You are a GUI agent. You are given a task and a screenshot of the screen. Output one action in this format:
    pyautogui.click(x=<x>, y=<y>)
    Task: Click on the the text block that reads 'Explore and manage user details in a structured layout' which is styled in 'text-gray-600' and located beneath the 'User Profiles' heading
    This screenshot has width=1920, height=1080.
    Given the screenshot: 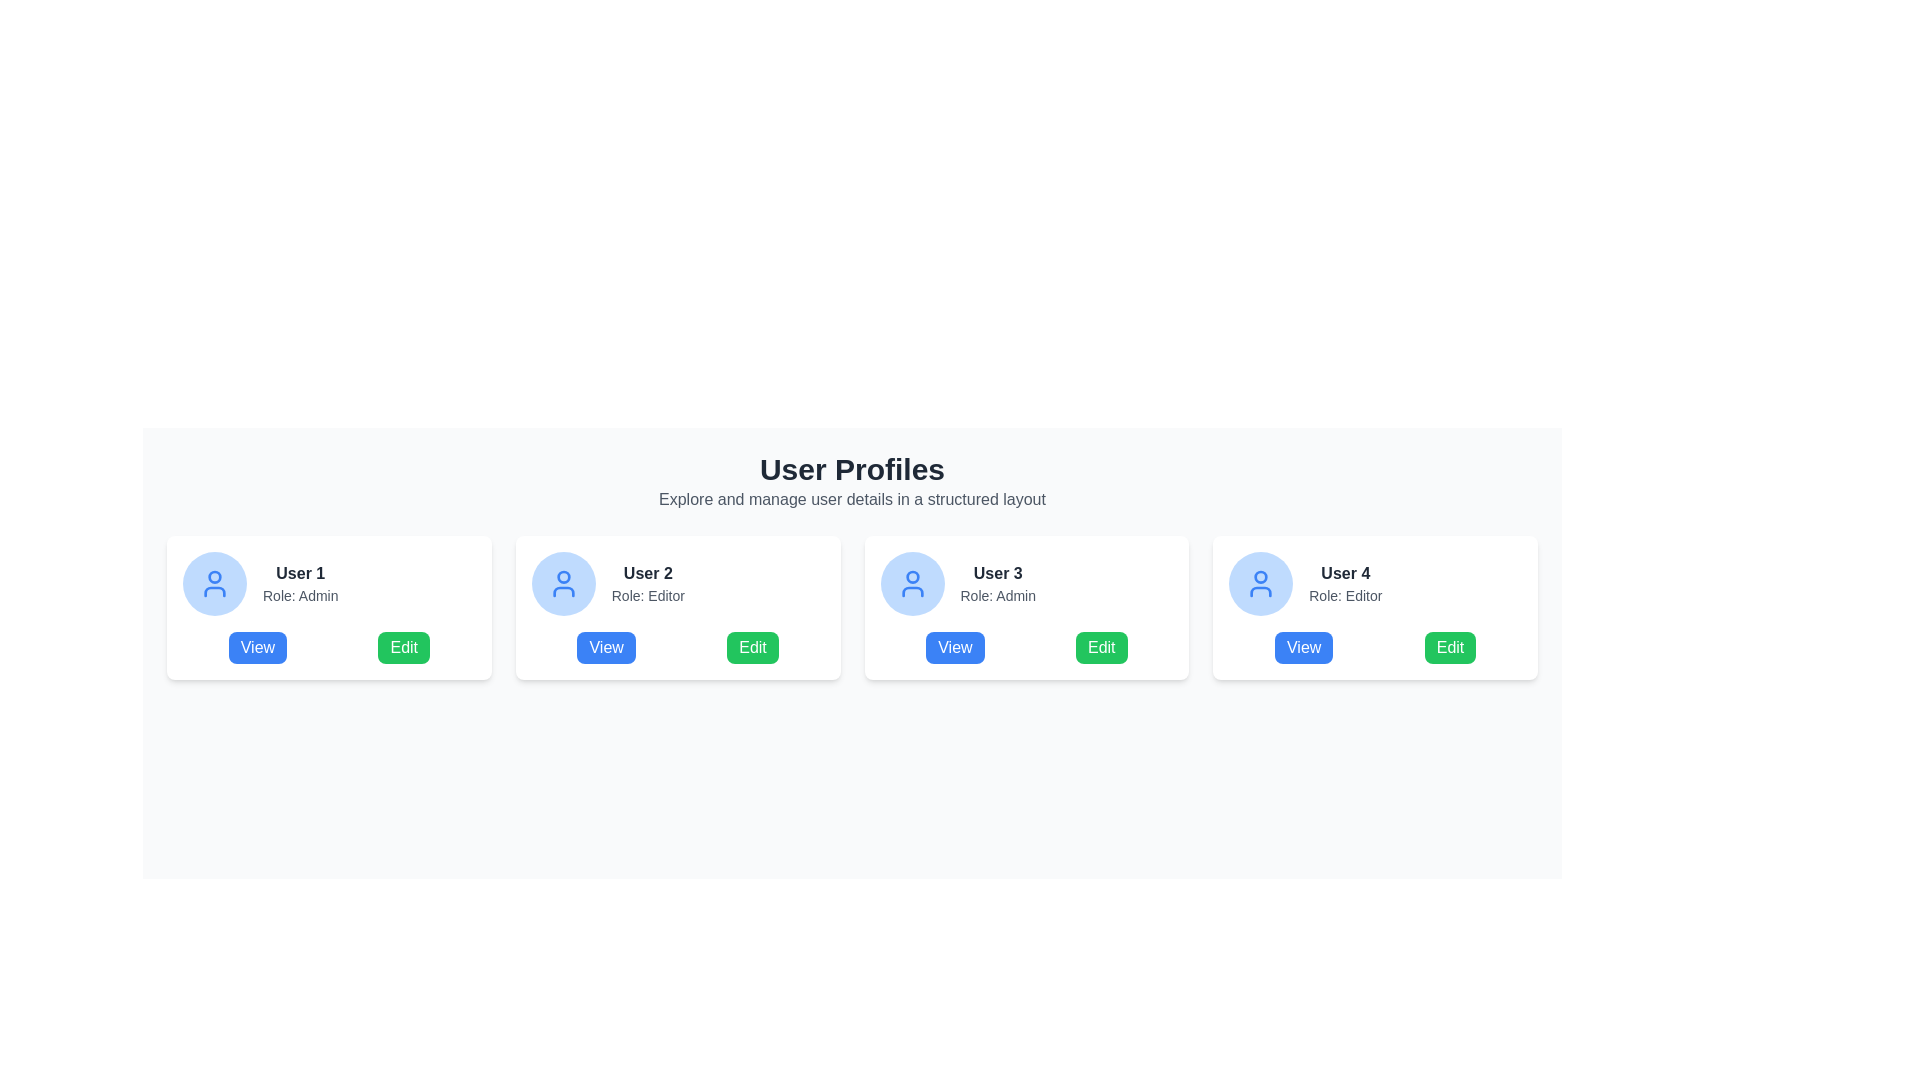 What is the action you would take?
    pyautogui.click(x=852, y=499)
    